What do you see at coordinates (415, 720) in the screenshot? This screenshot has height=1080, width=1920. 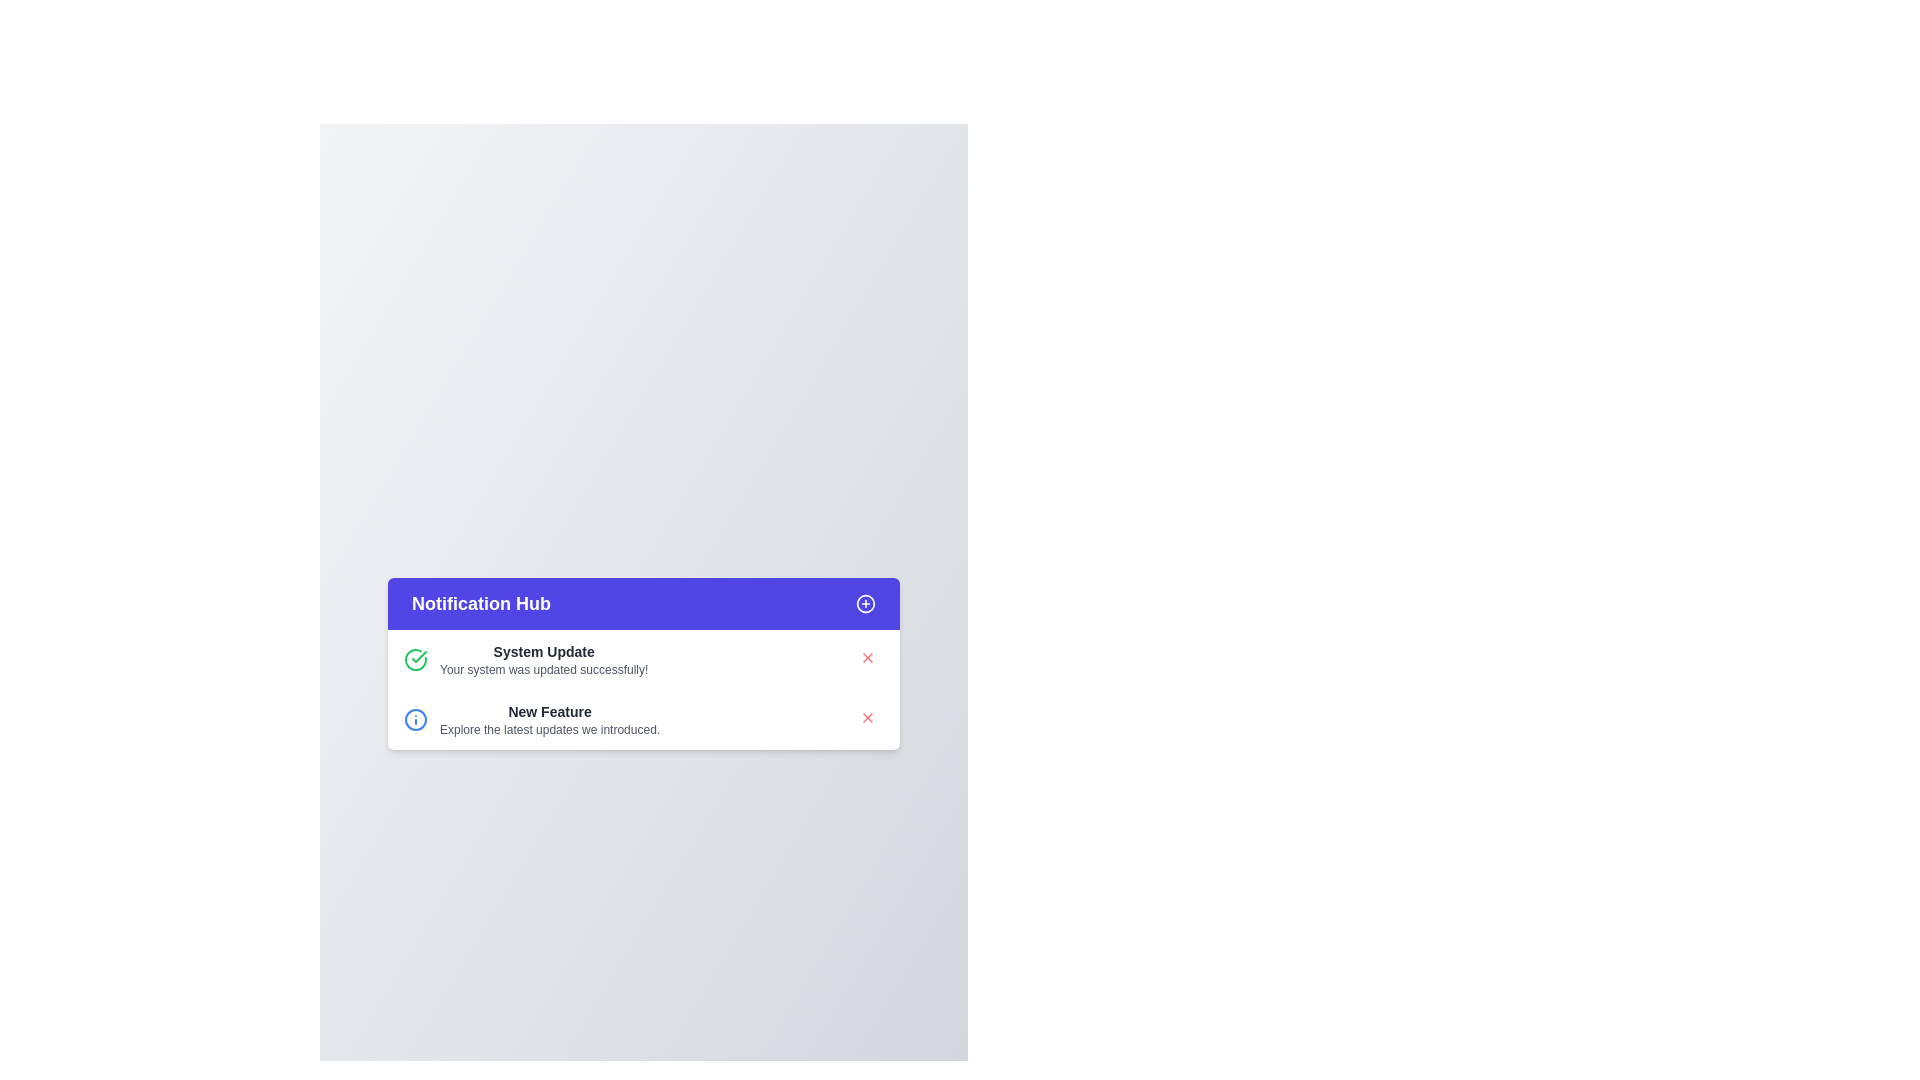 I see `the informational icon located on the left side of the 'New Feature' notification` at bounding box center [415, 720].